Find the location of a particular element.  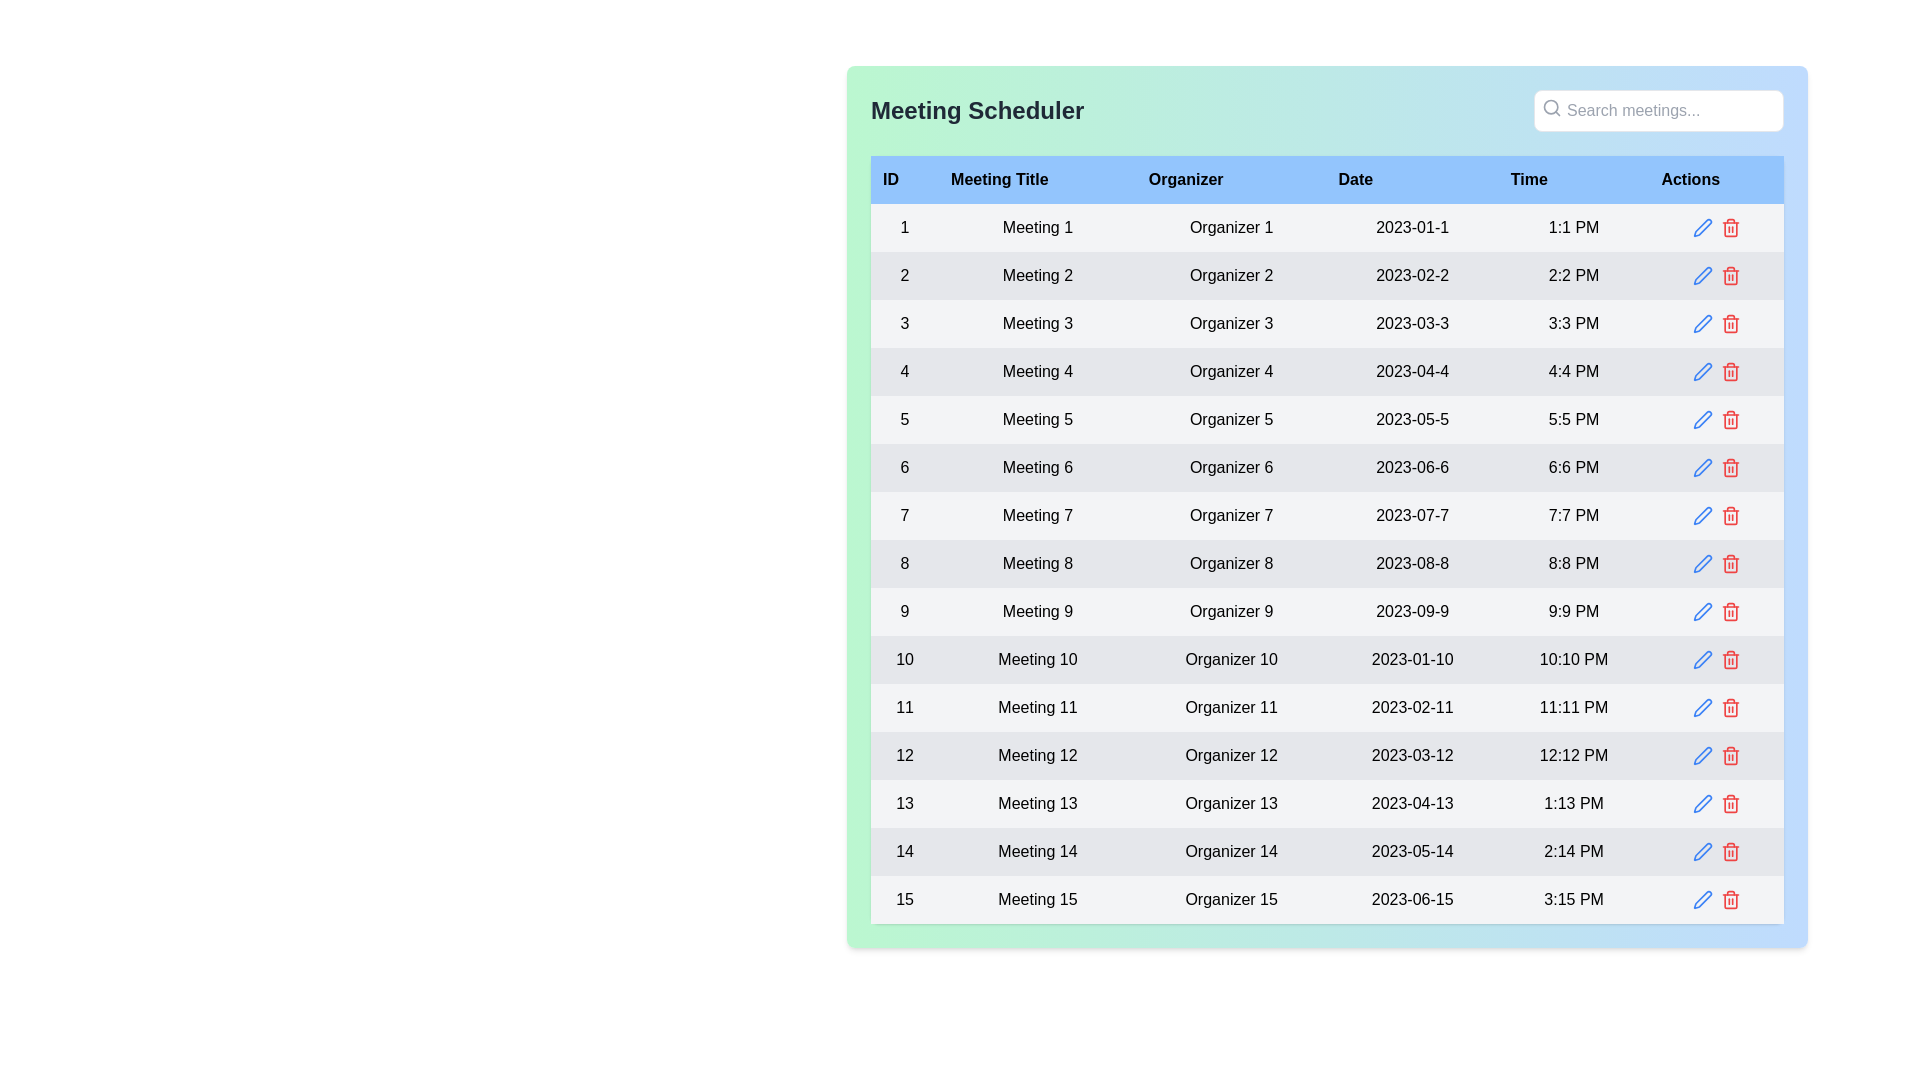

the pencil icon button located in the 'Actions' column, fourth row, associated with 'Meeting 4' is located at coordinates (1701, 371).